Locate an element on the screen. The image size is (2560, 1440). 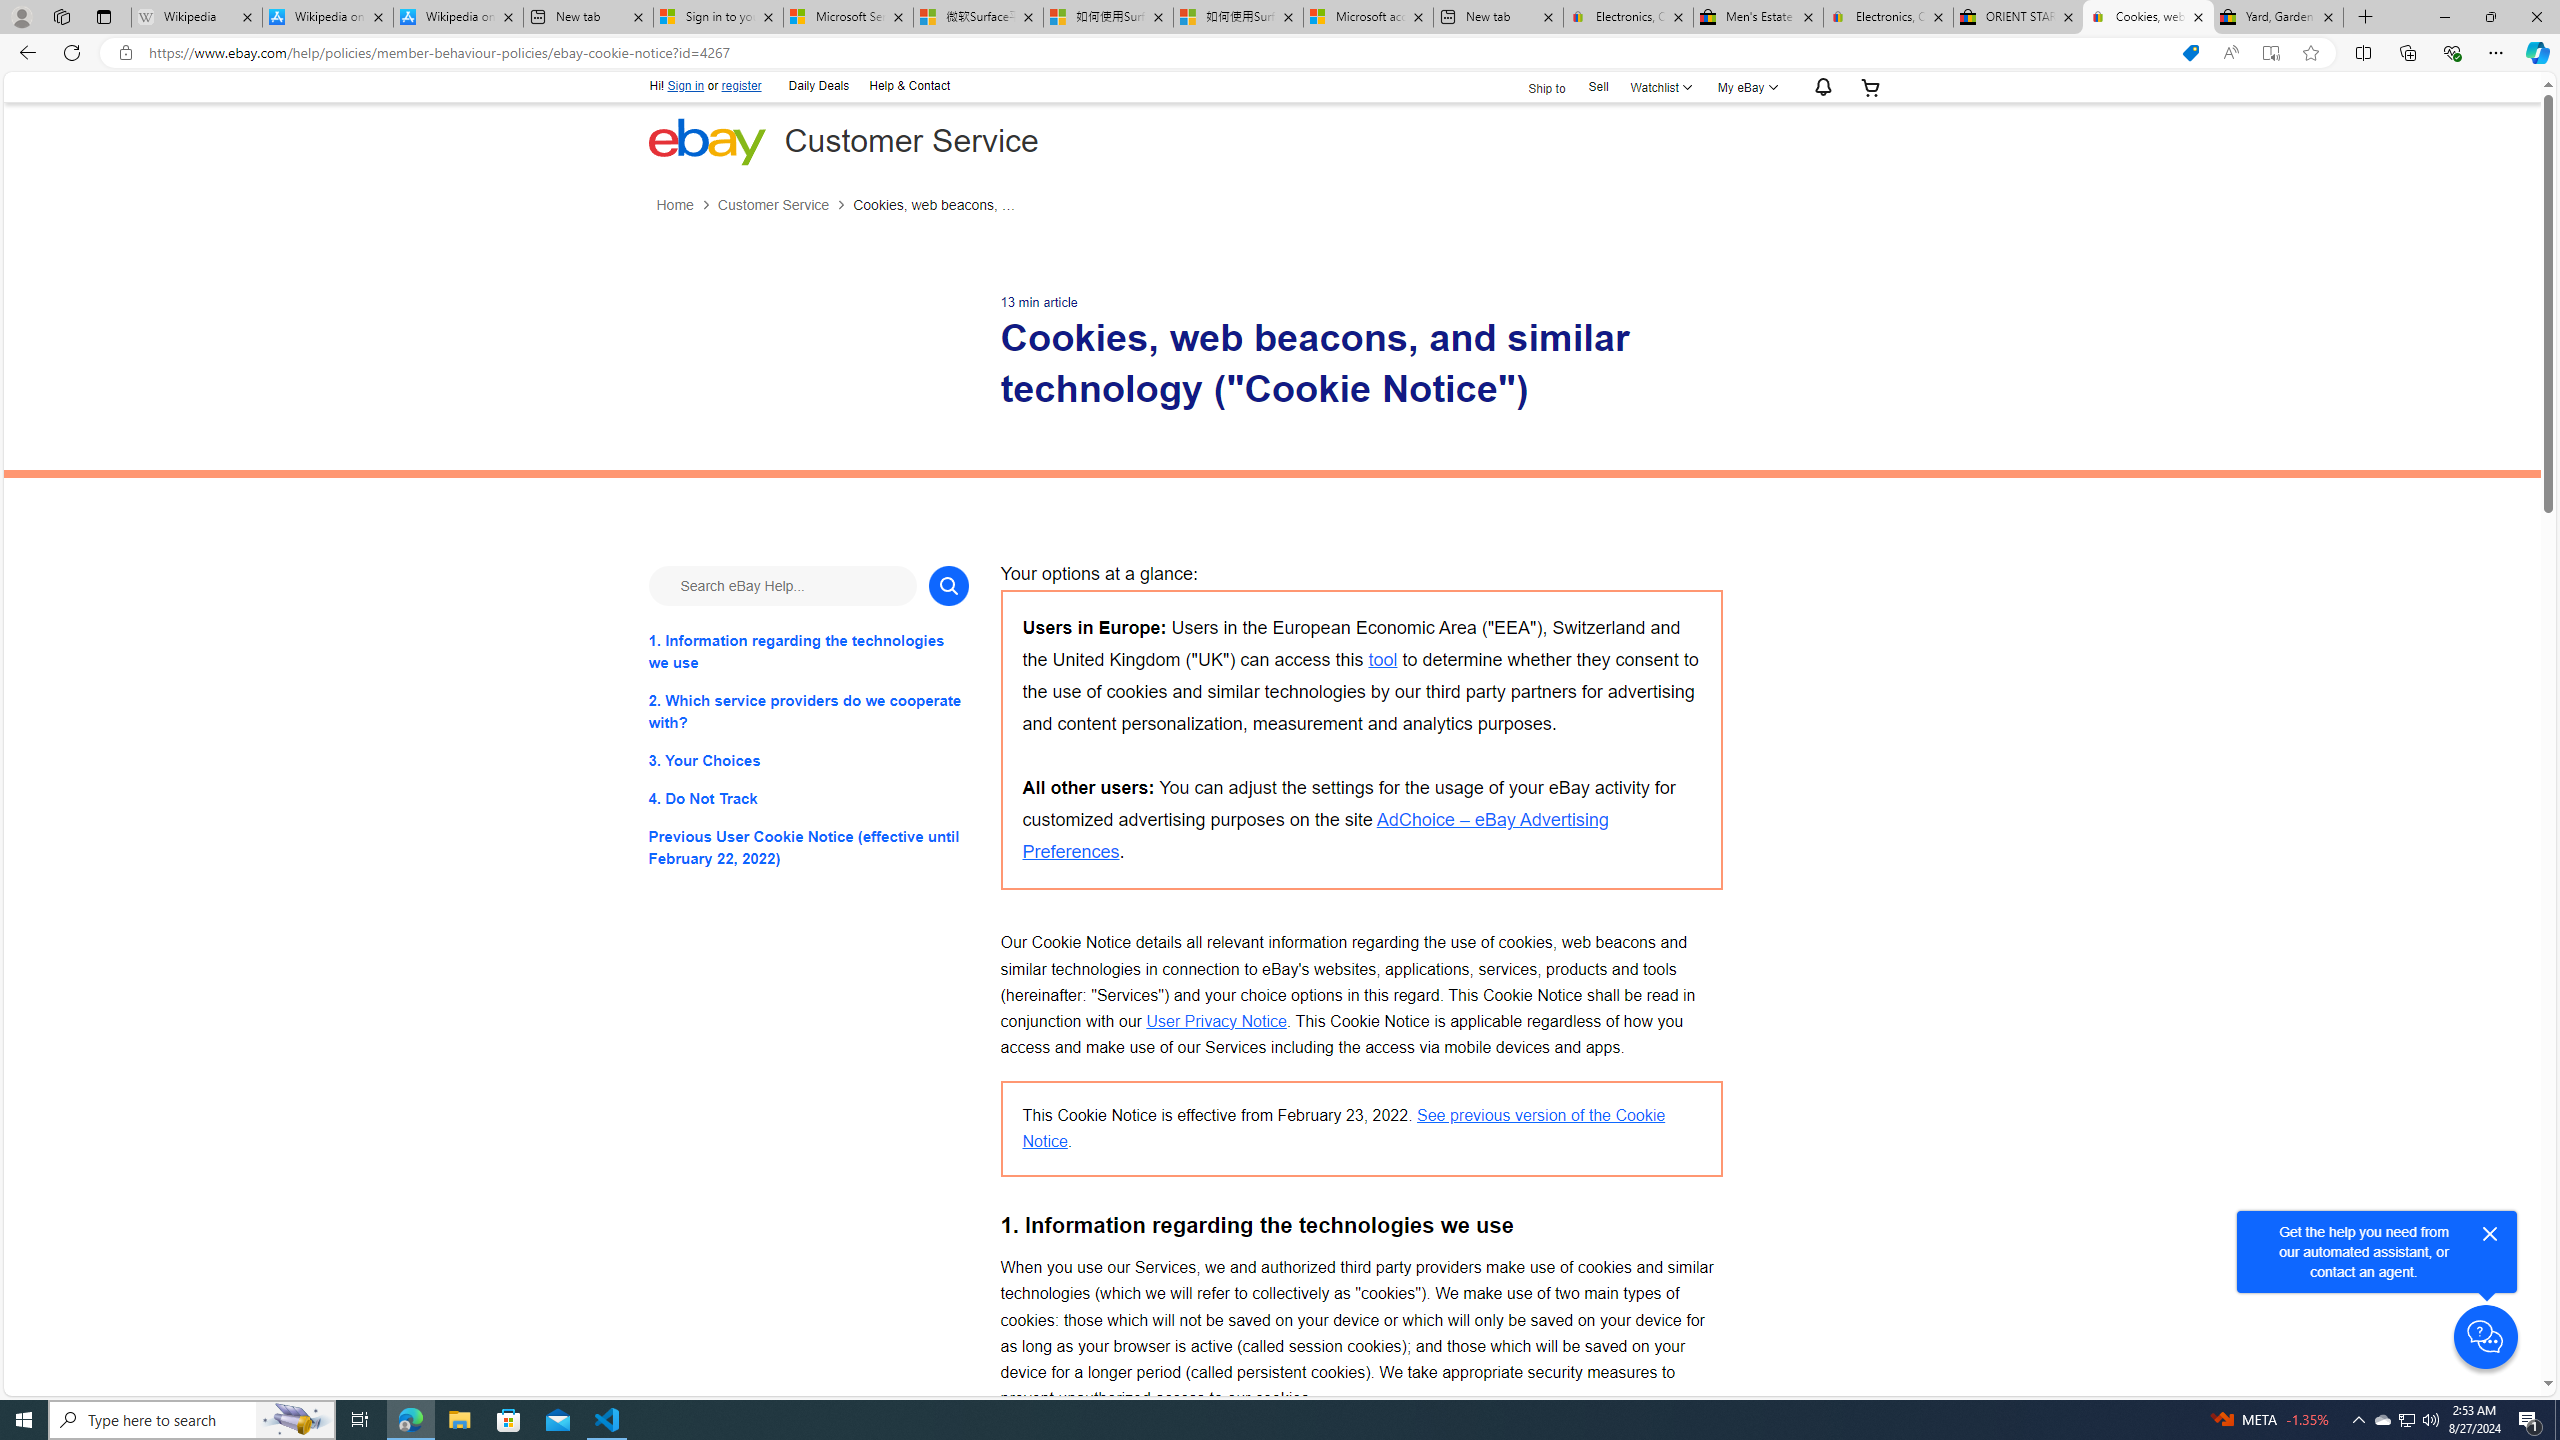
'Search eBay Help...' is located at coordinates (782, 585).